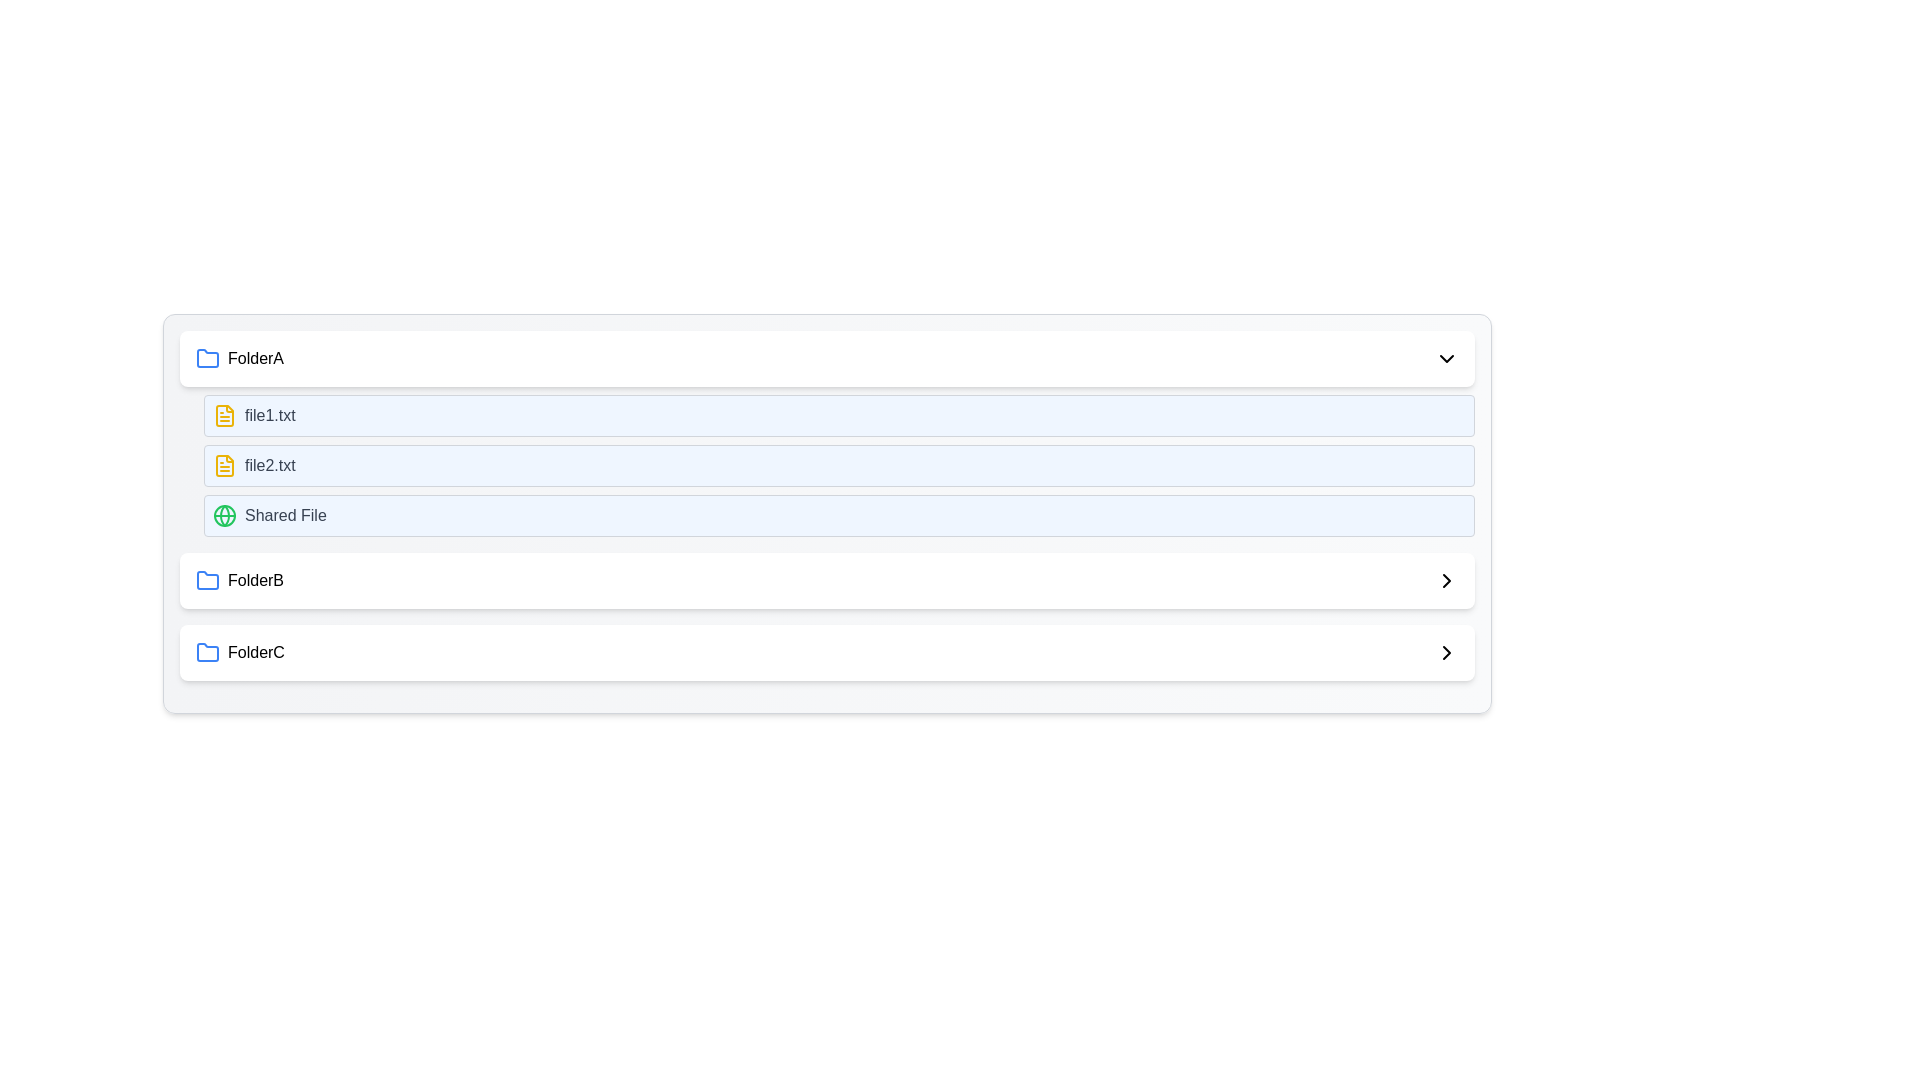  I want to click on the rightward-facing chevron icon located at the far right of the 'FolderC' row, so click(1446, 652).